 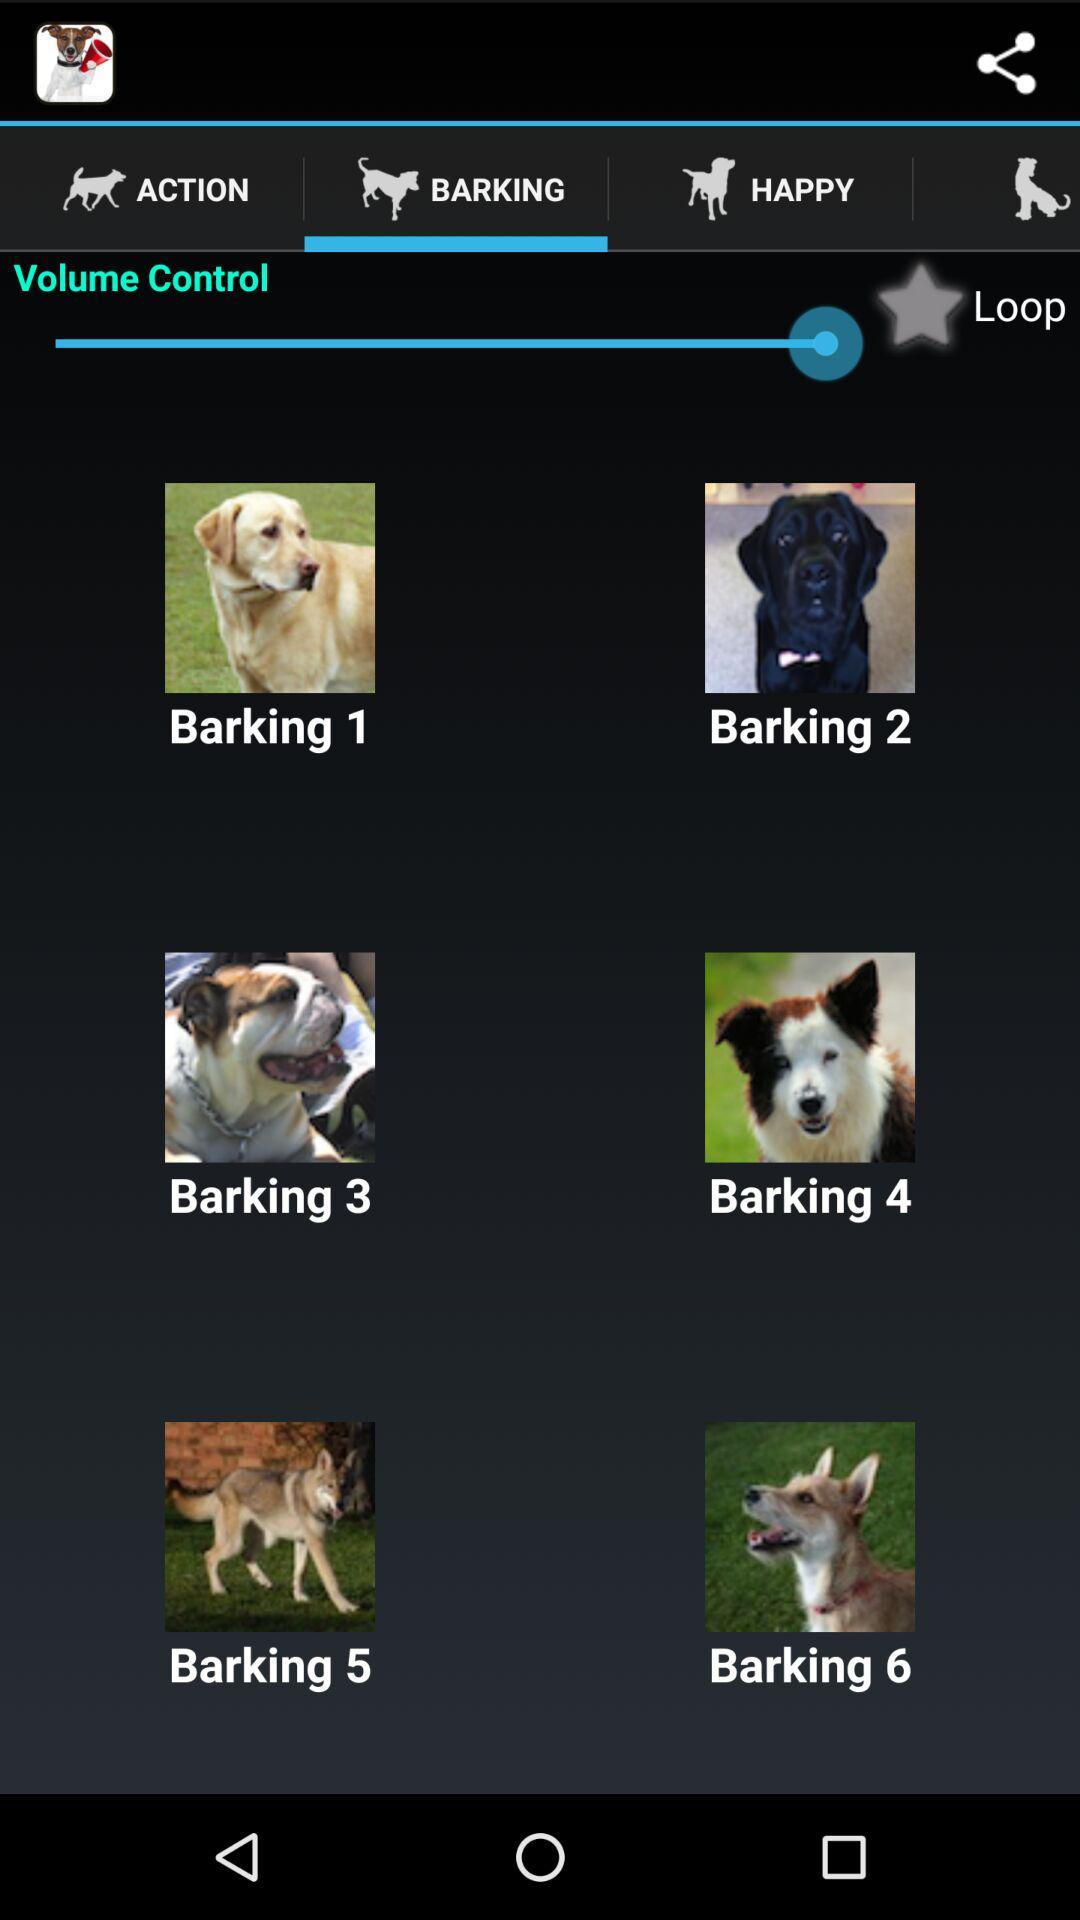 What do you see at coordinates (270, 618) in the screenshot?
I see `the barking 1` at bounding box center [270, 618].